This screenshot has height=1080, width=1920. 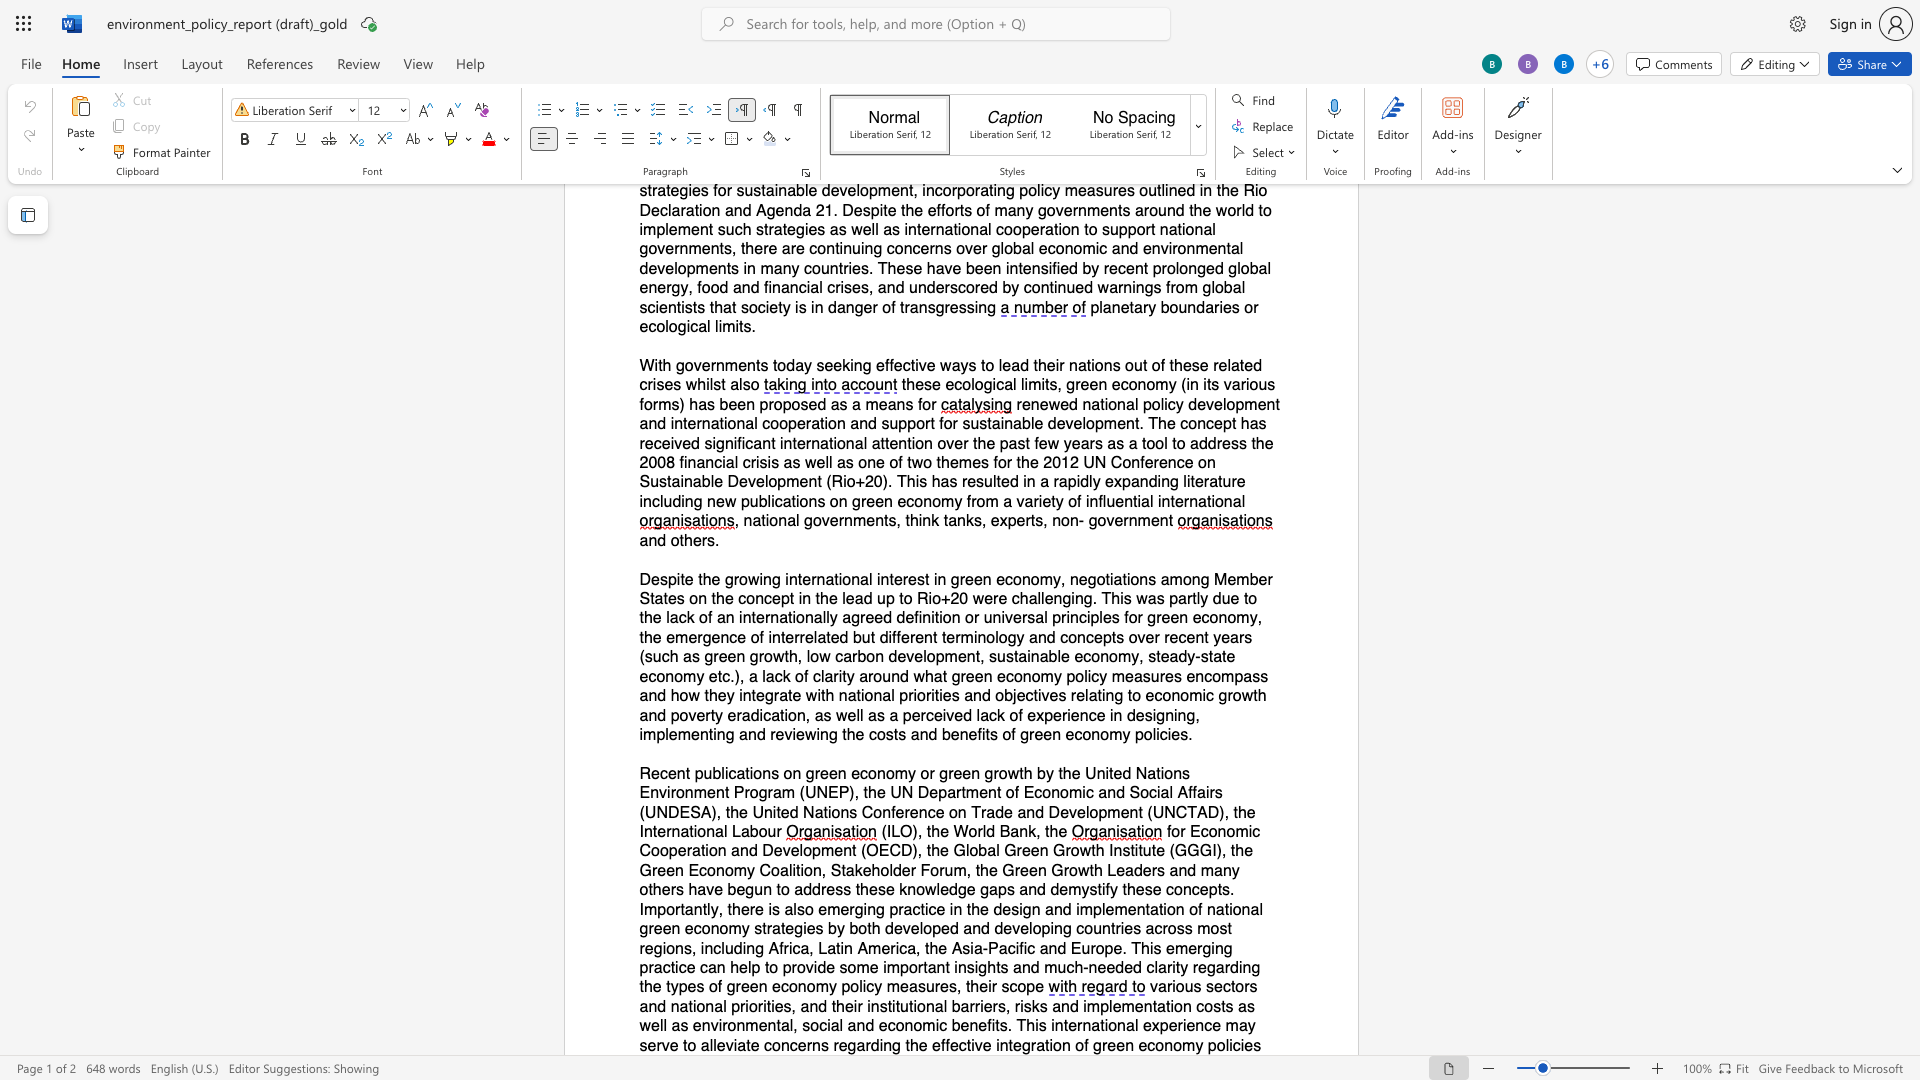 I want to click on the space between the continuous character "a" and "n" in the text, so click(x=856, y=1026).